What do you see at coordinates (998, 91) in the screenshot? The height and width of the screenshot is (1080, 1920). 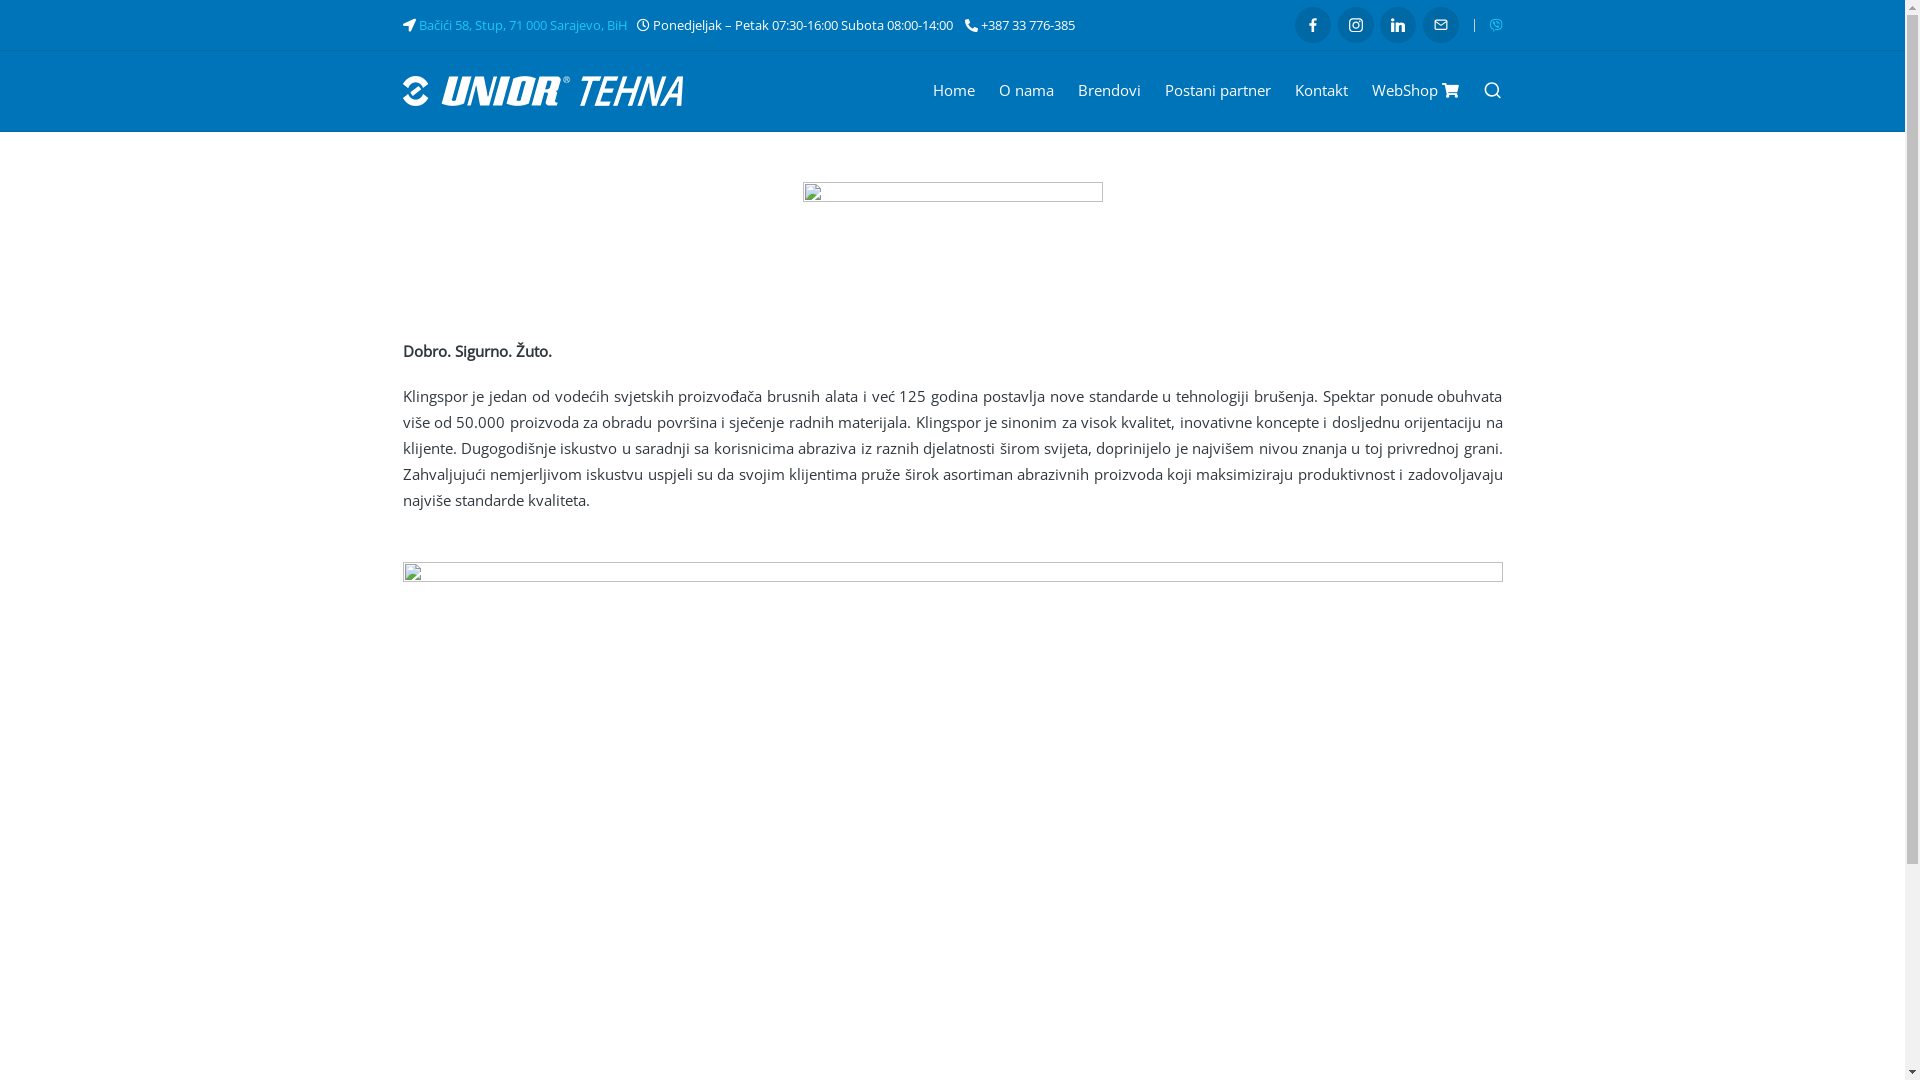 I see `'O nama'` at bounding box center [998, 91].